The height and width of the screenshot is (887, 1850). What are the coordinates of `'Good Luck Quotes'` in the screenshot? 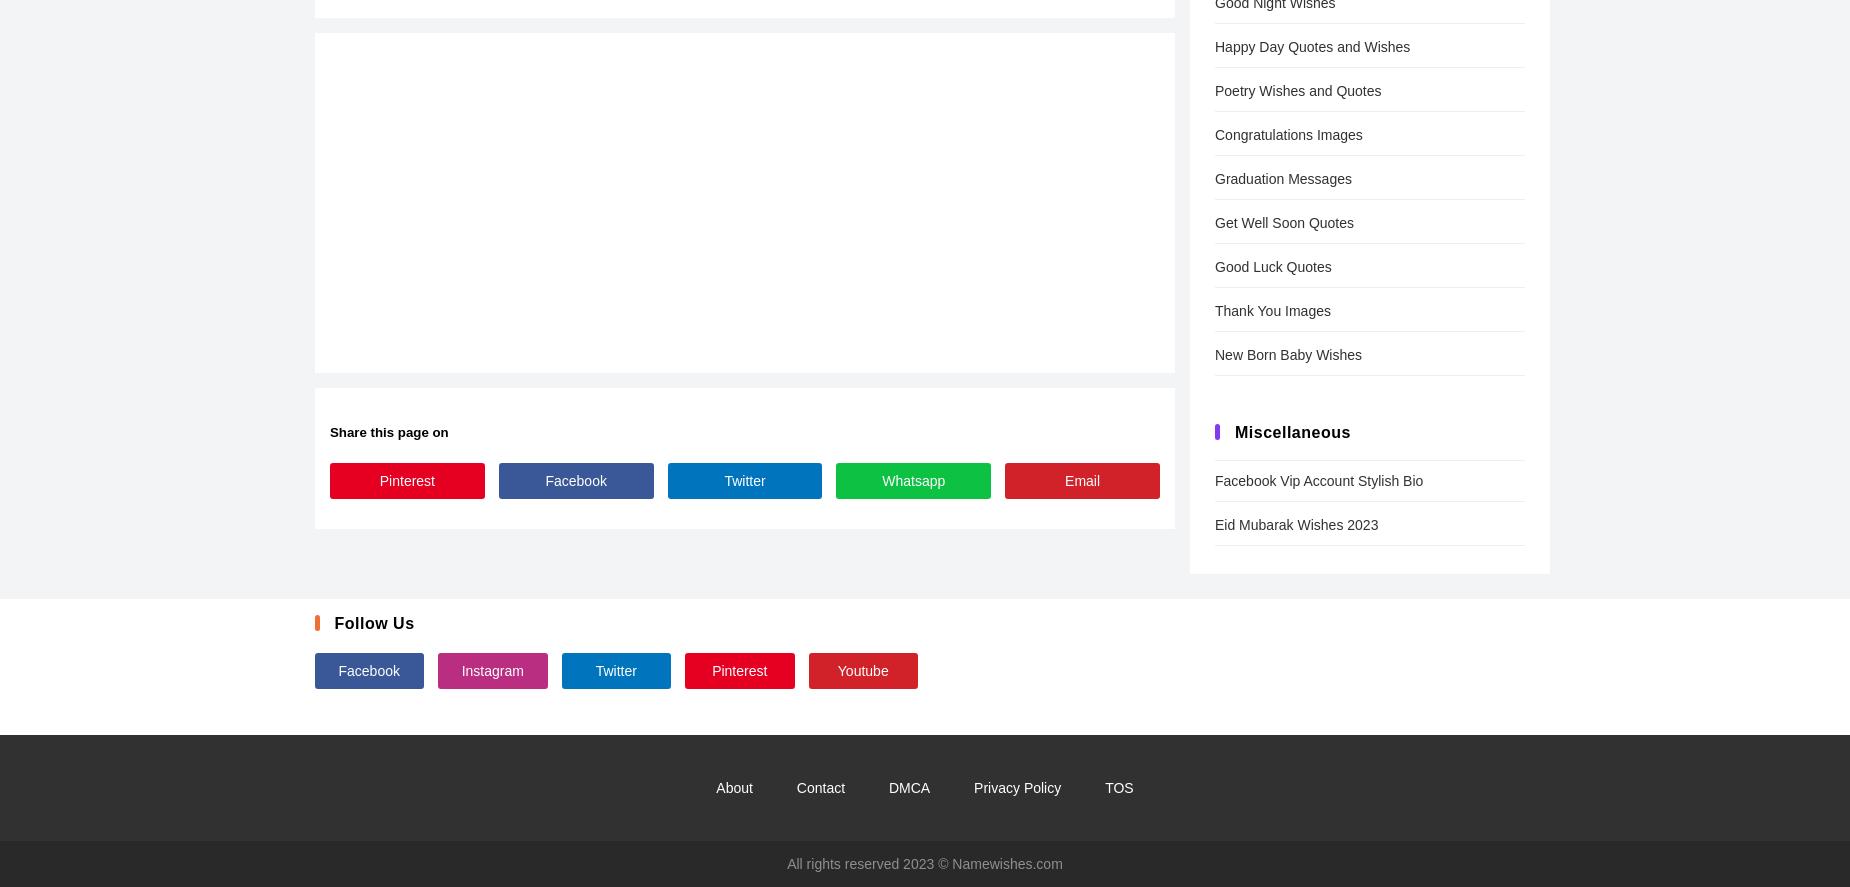 It's located at (1271, 265).